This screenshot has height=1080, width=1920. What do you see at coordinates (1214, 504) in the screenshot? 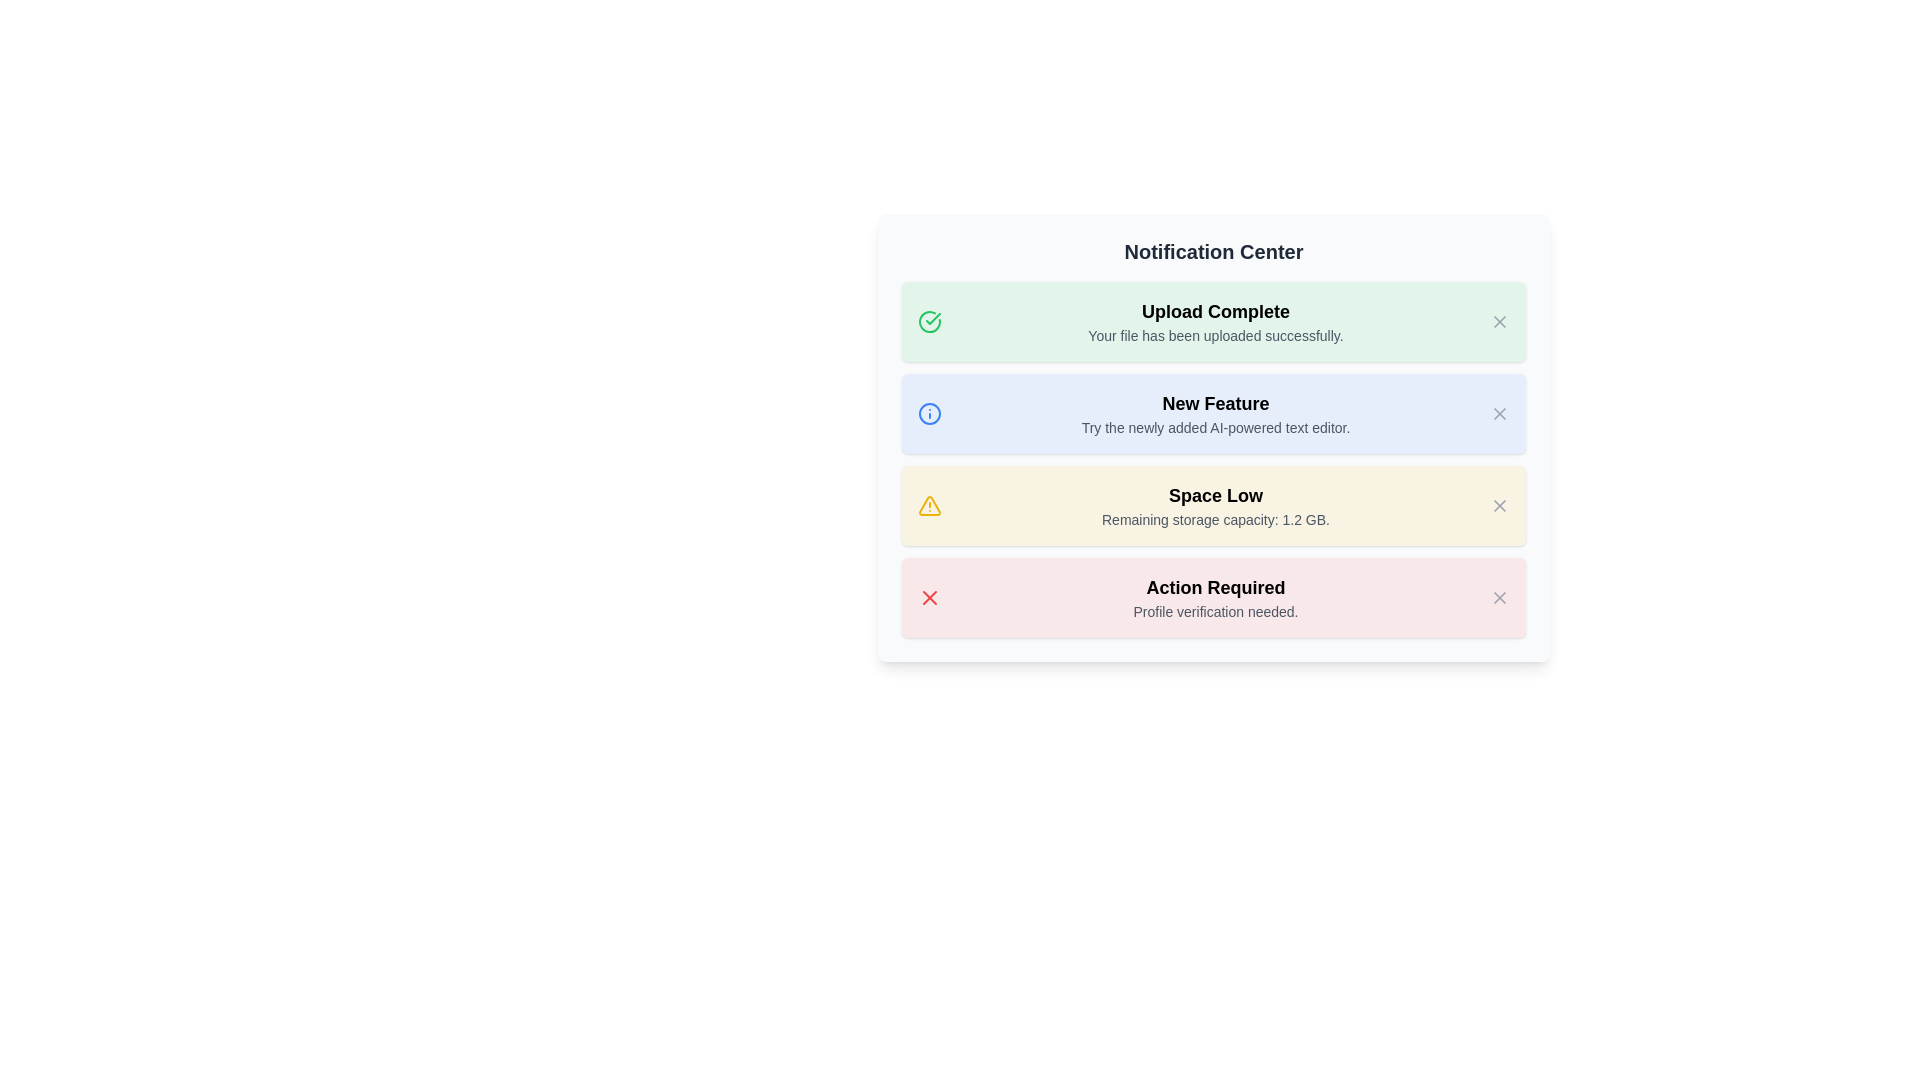
I see `the third notification text block that informs about low remaining storage capacity for clarity` at bounding box center [1214, 504].